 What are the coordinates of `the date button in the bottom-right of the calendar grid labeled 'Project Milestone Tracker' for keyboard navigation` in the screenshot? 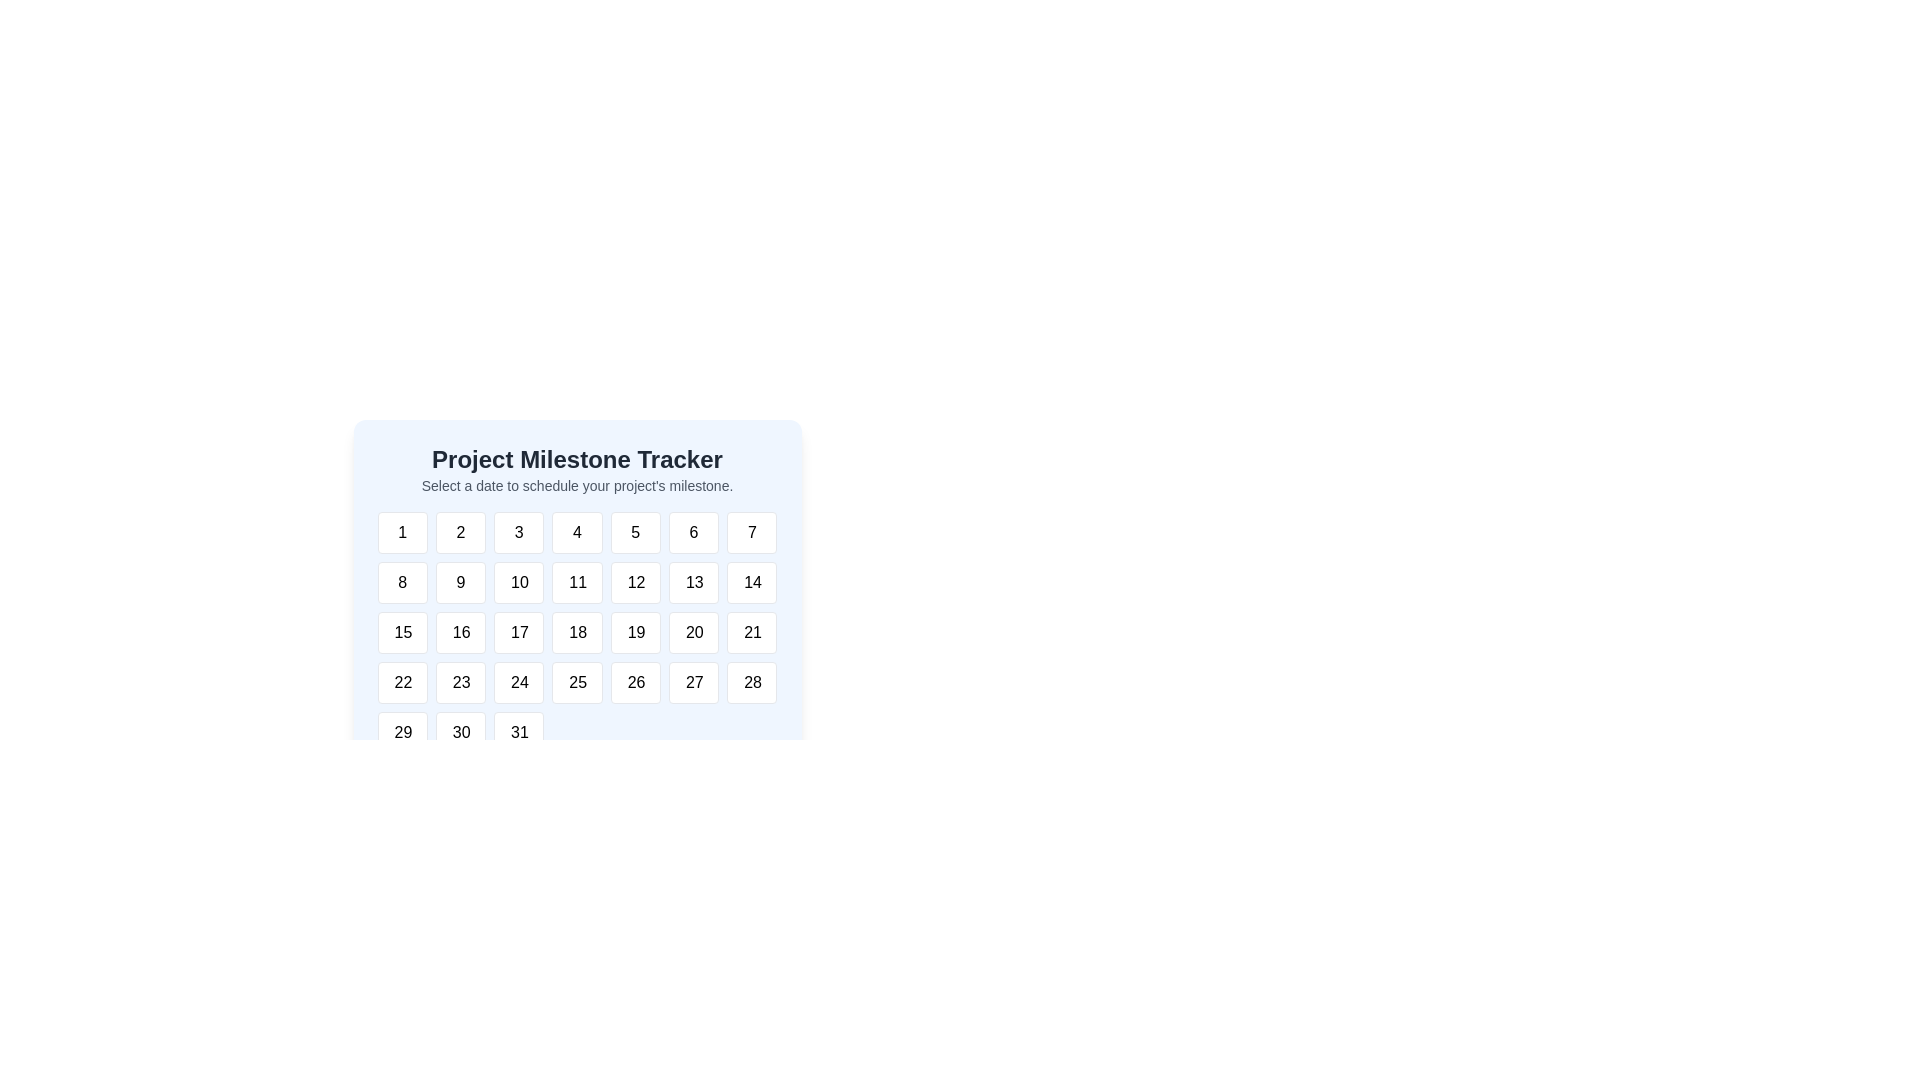 It's located at (751, 632).